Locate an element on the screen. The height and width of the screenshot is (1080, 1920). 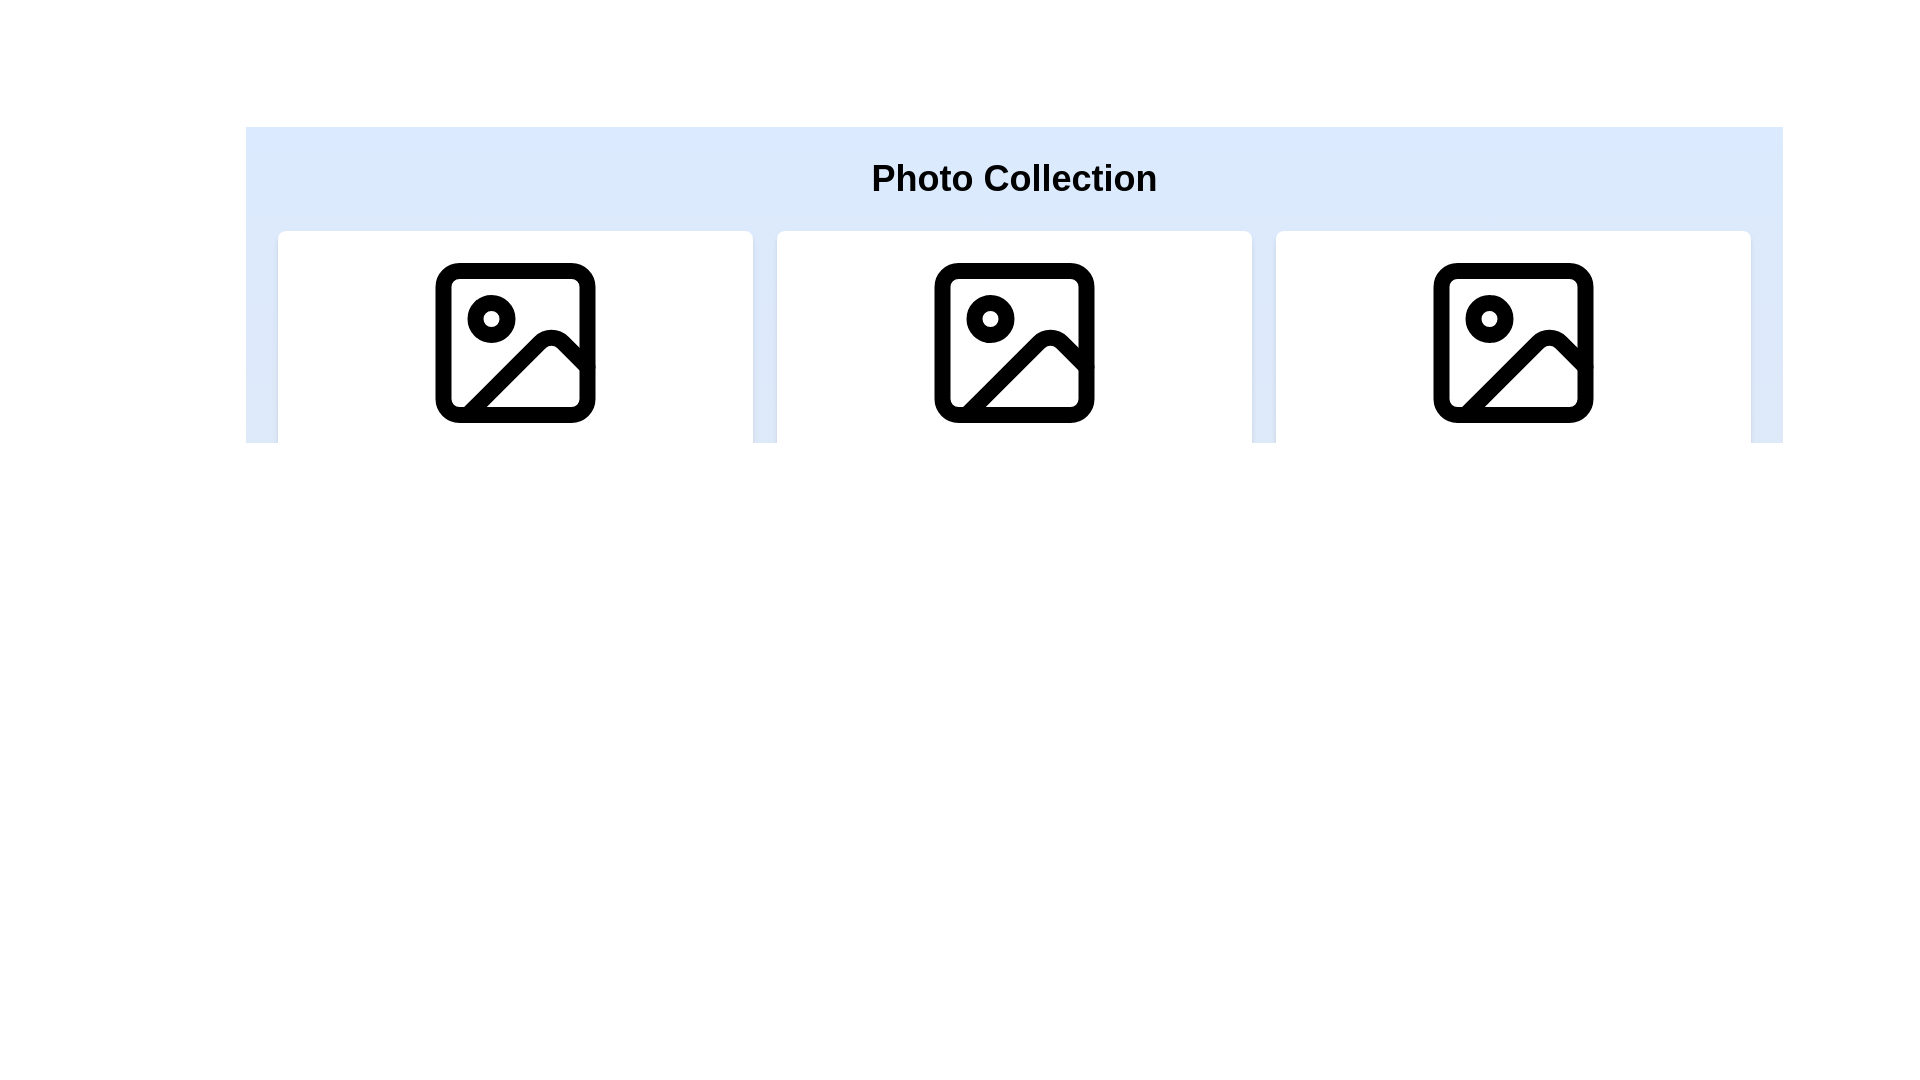
the first photo collection icon is located at coordinates (515, 342).